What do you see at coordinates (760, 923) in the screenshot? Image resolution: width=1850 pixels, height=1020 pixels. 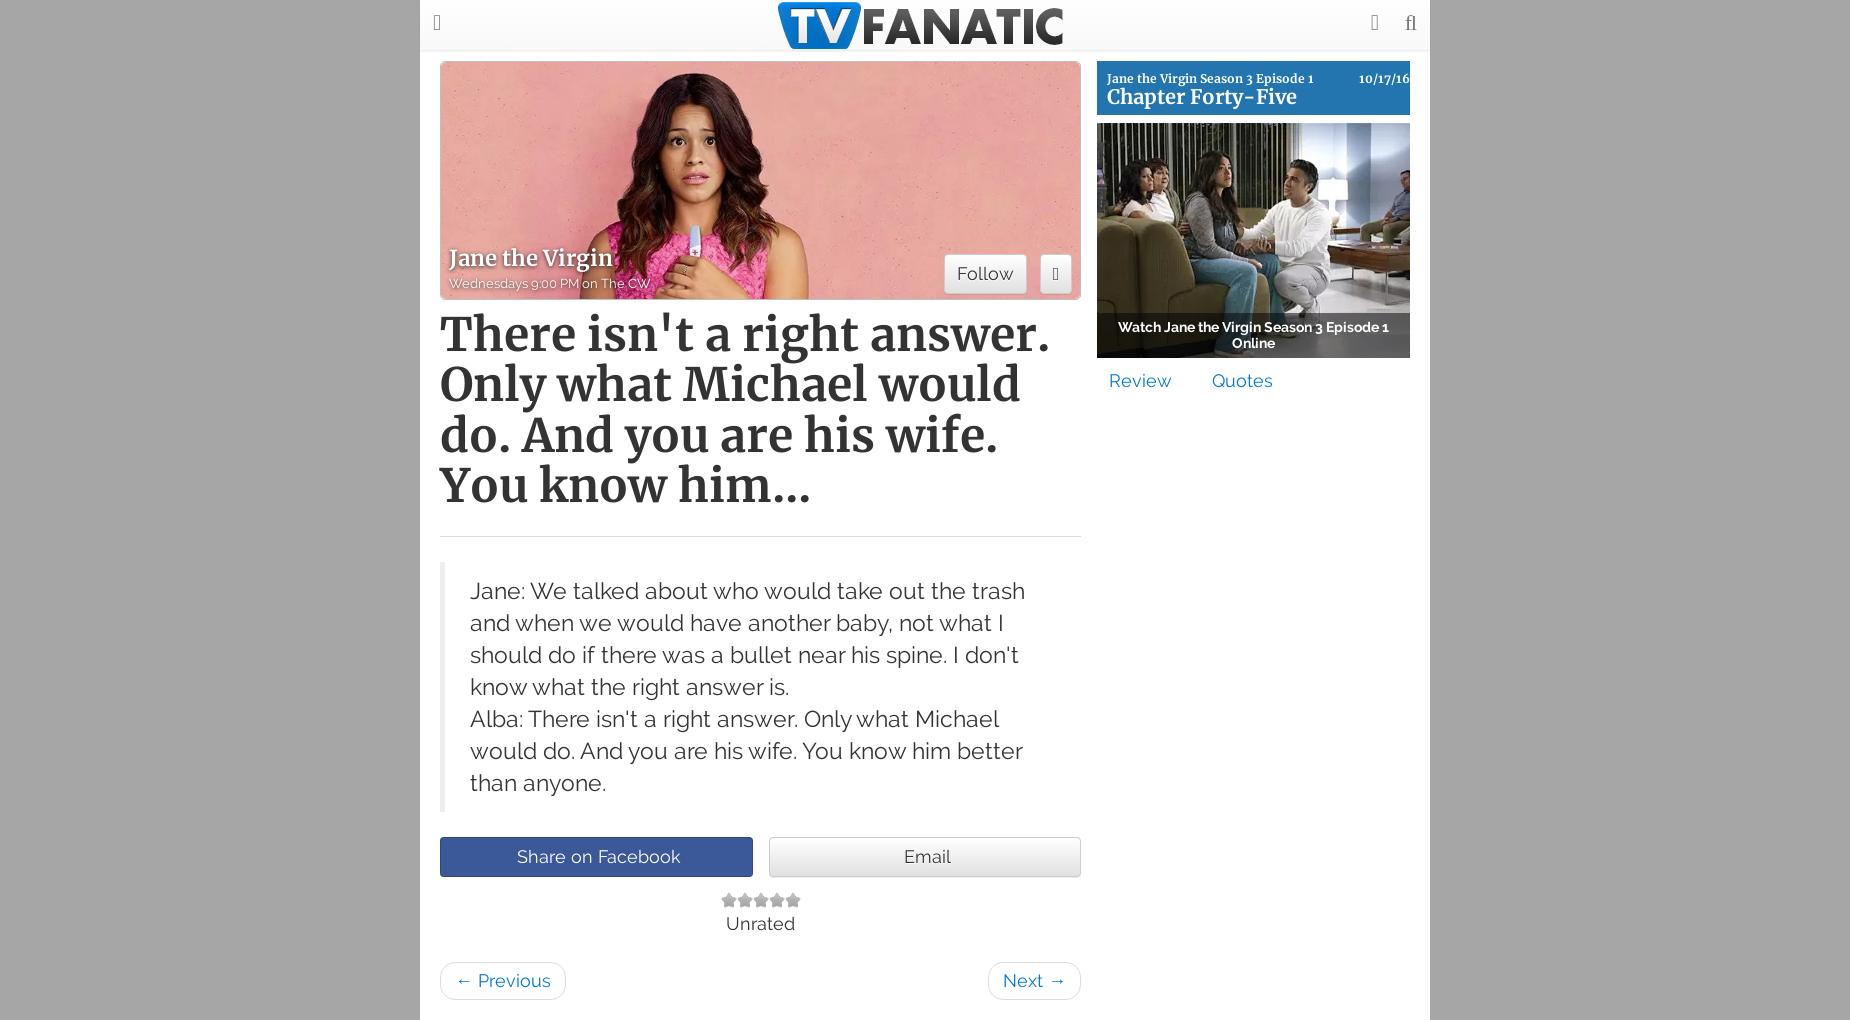 I see `'Unrated'` at bounding box center [760, 923].